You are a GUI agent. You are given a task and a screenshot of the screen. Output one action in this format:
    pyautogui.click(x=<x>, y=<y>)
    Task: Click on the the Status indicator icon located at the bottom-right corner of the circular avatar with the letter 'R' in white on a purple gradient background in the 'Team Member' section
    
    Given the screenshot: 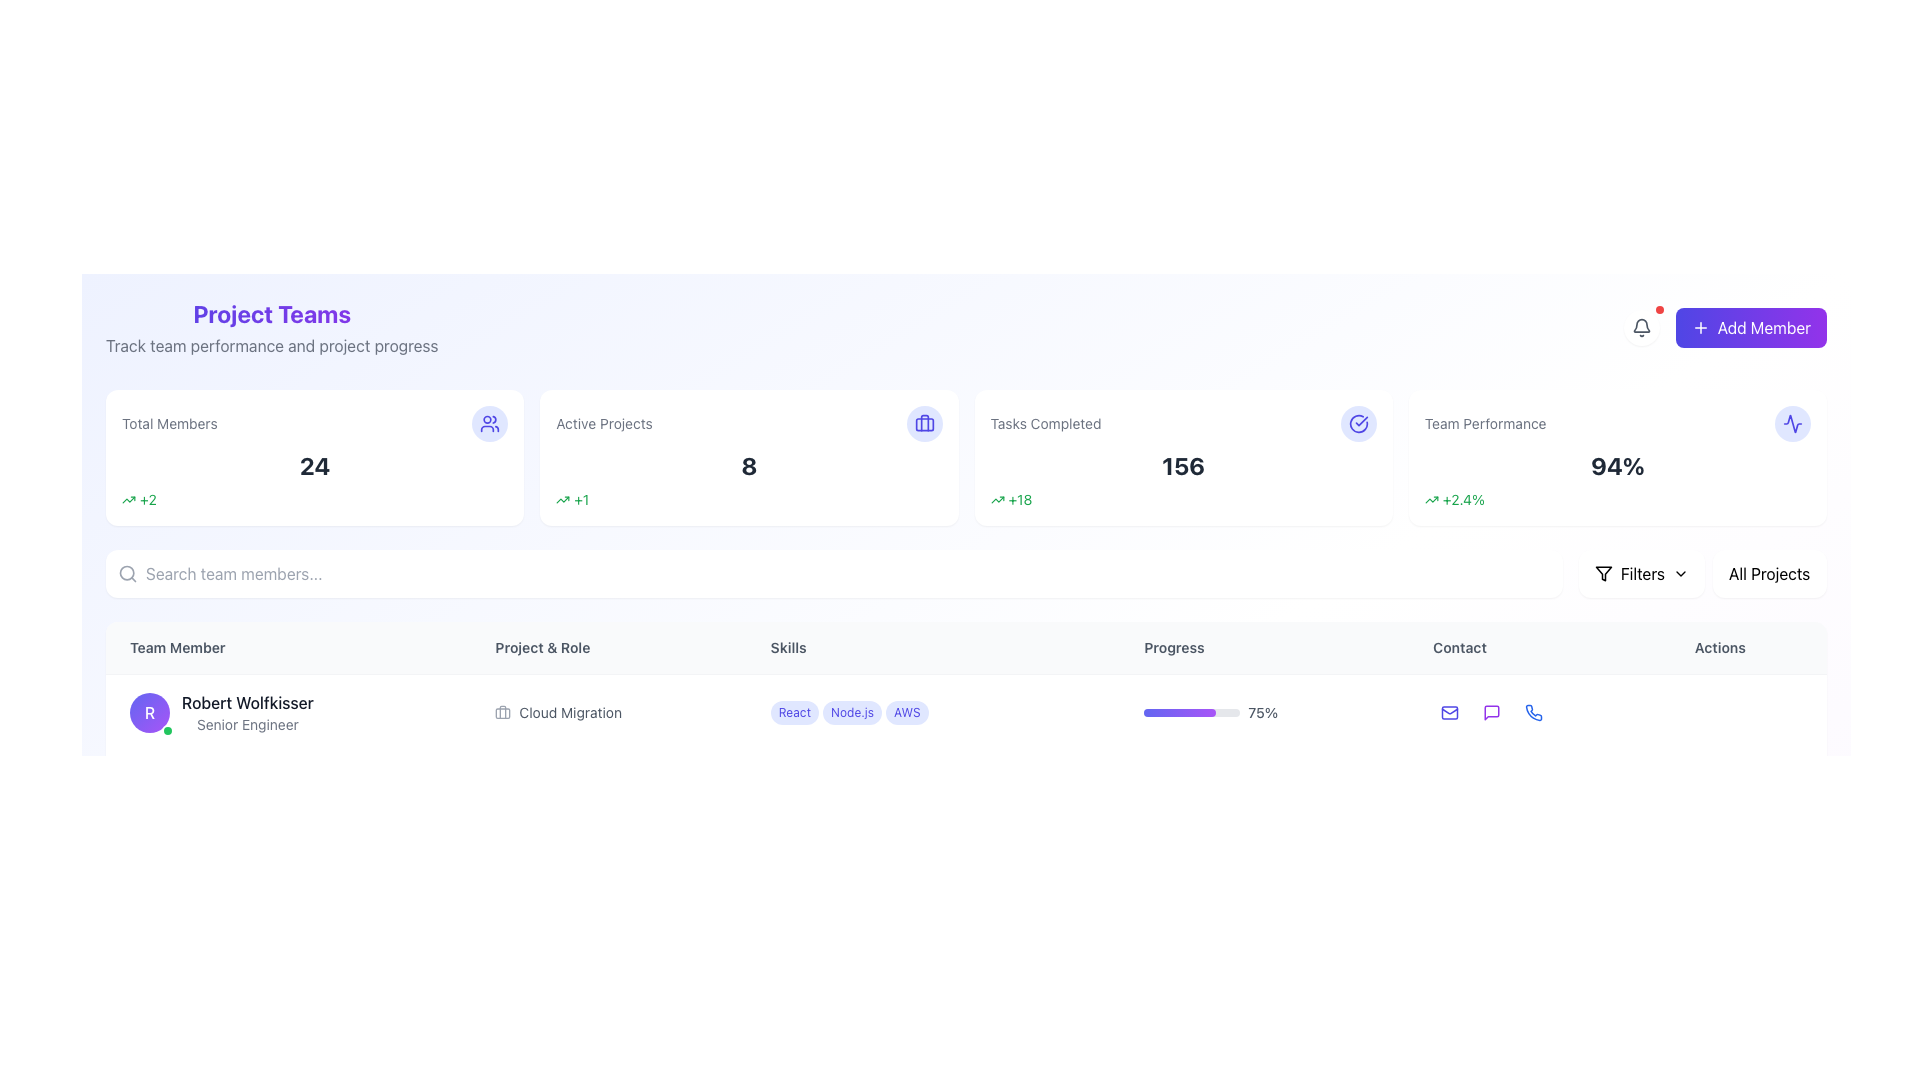 What is the action you would take?
    pyautogui.click(x=168, y=731)
    